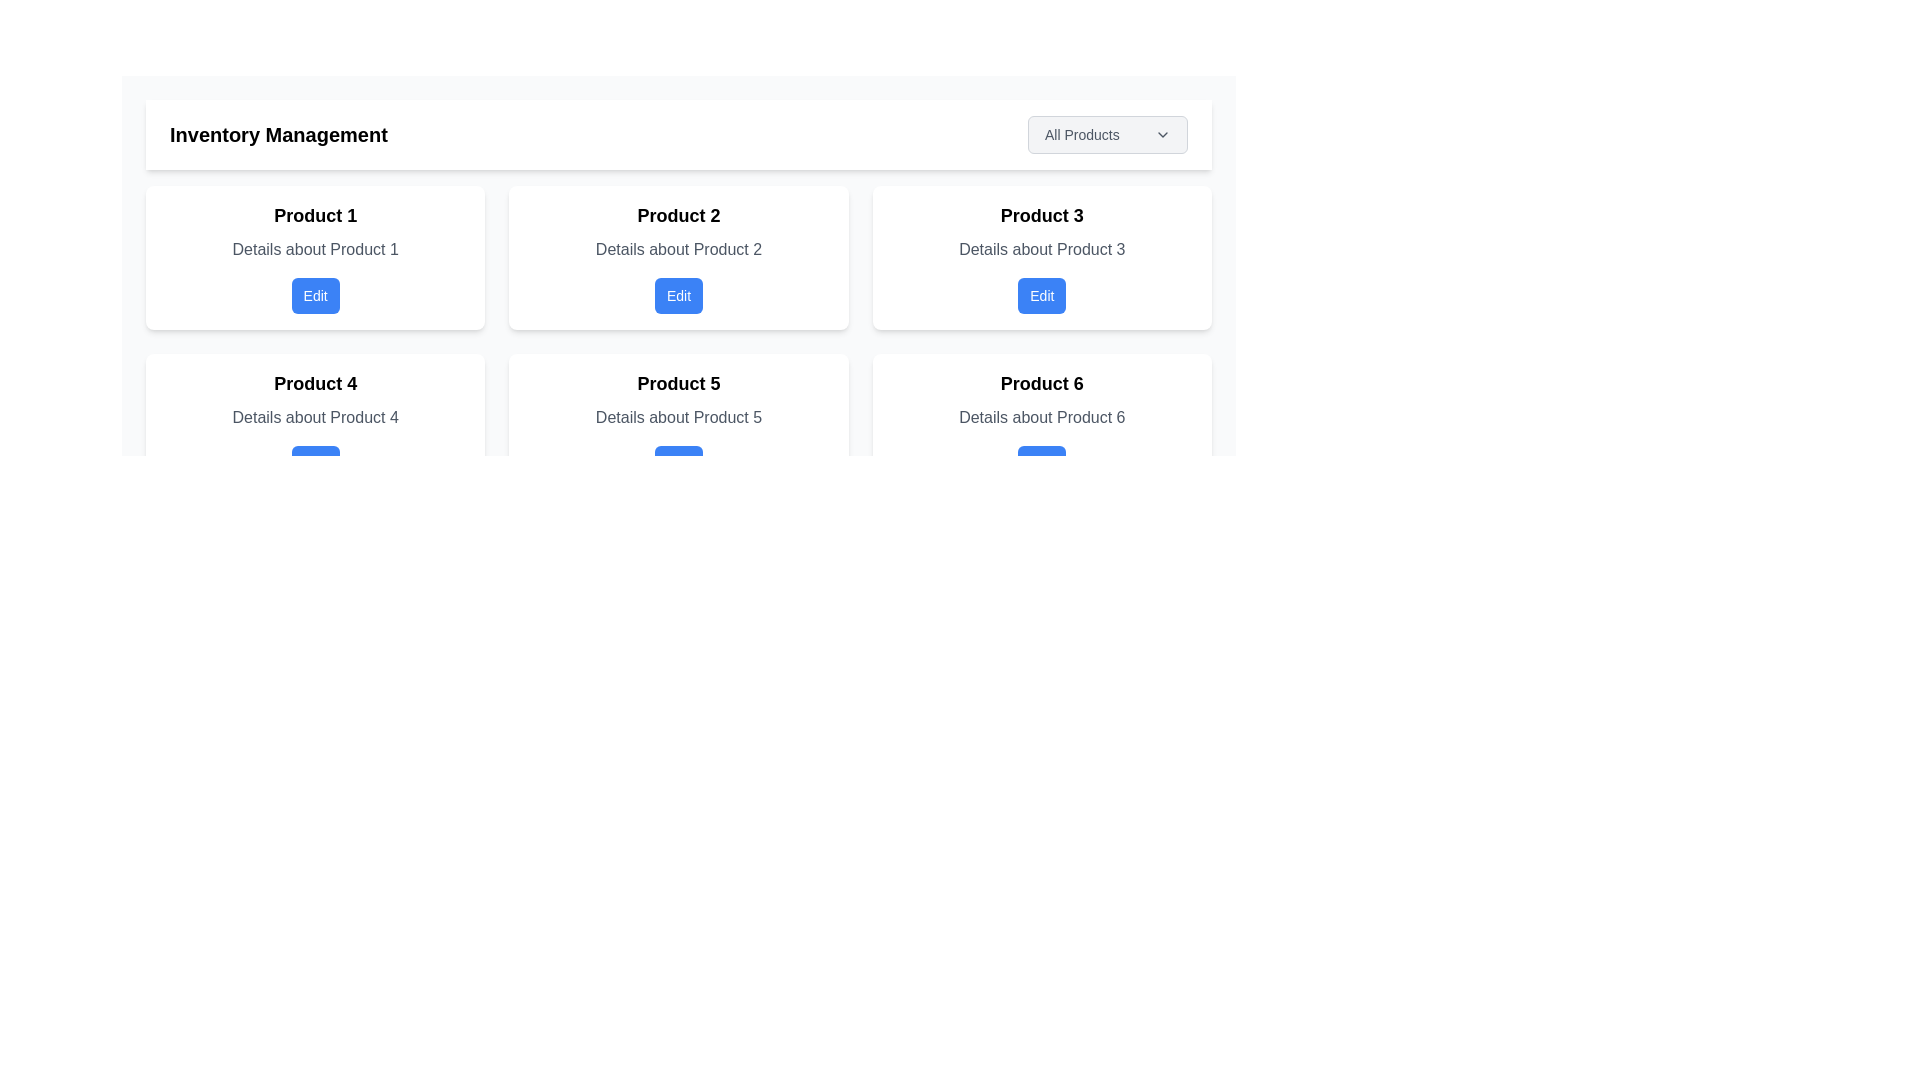 The height and width of the screenshot is (1080, 1920). What do you see at coordinates (277, 135) in the screenshot?
I see `the 'Inventory Management' text label element, which is styled in a larger font size and bold weight, serving as a section header in the upper left corner of the interface` at bounding box center [277, 135].